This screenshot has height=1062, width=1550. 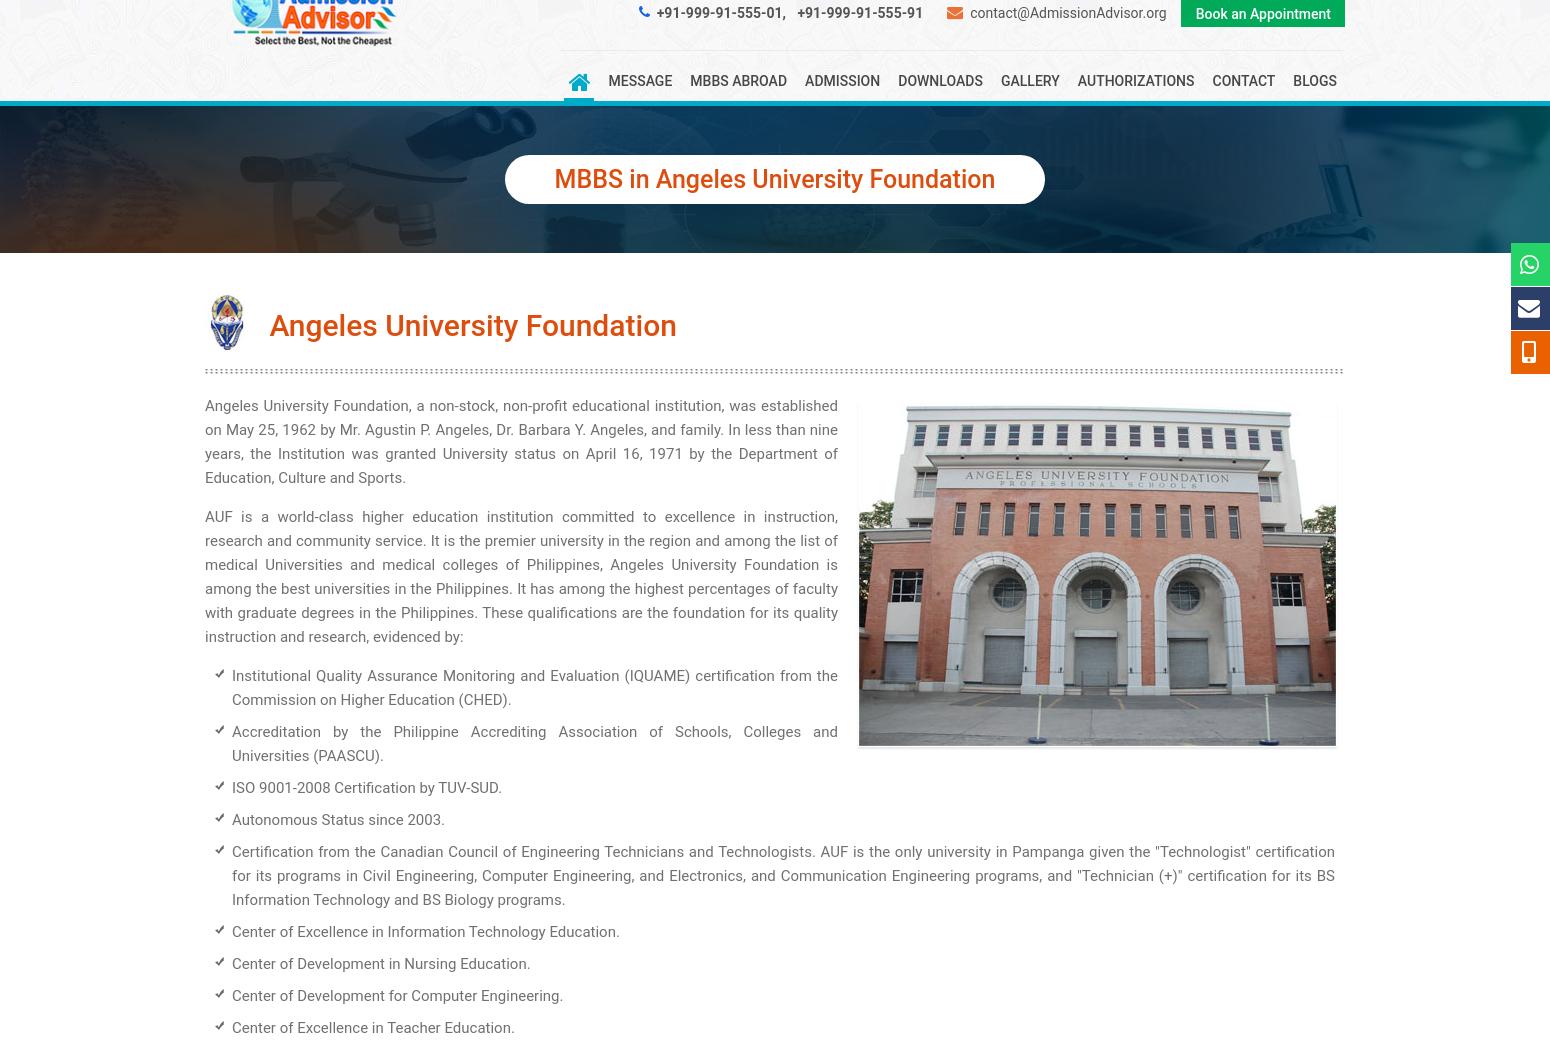 I want to click on 'Certification from the Canadian Council of Engineering Technicians and Technologists. AUF is the only university in Pampanga given the "Technologist" certification for its programs in Civil Engineering, Computer Engineering, and Electronics, and Communication Engineering programs, and "Technician (+)" certification for its BS Information Technology and BS Biology programs.', so click(x=231, y=875).